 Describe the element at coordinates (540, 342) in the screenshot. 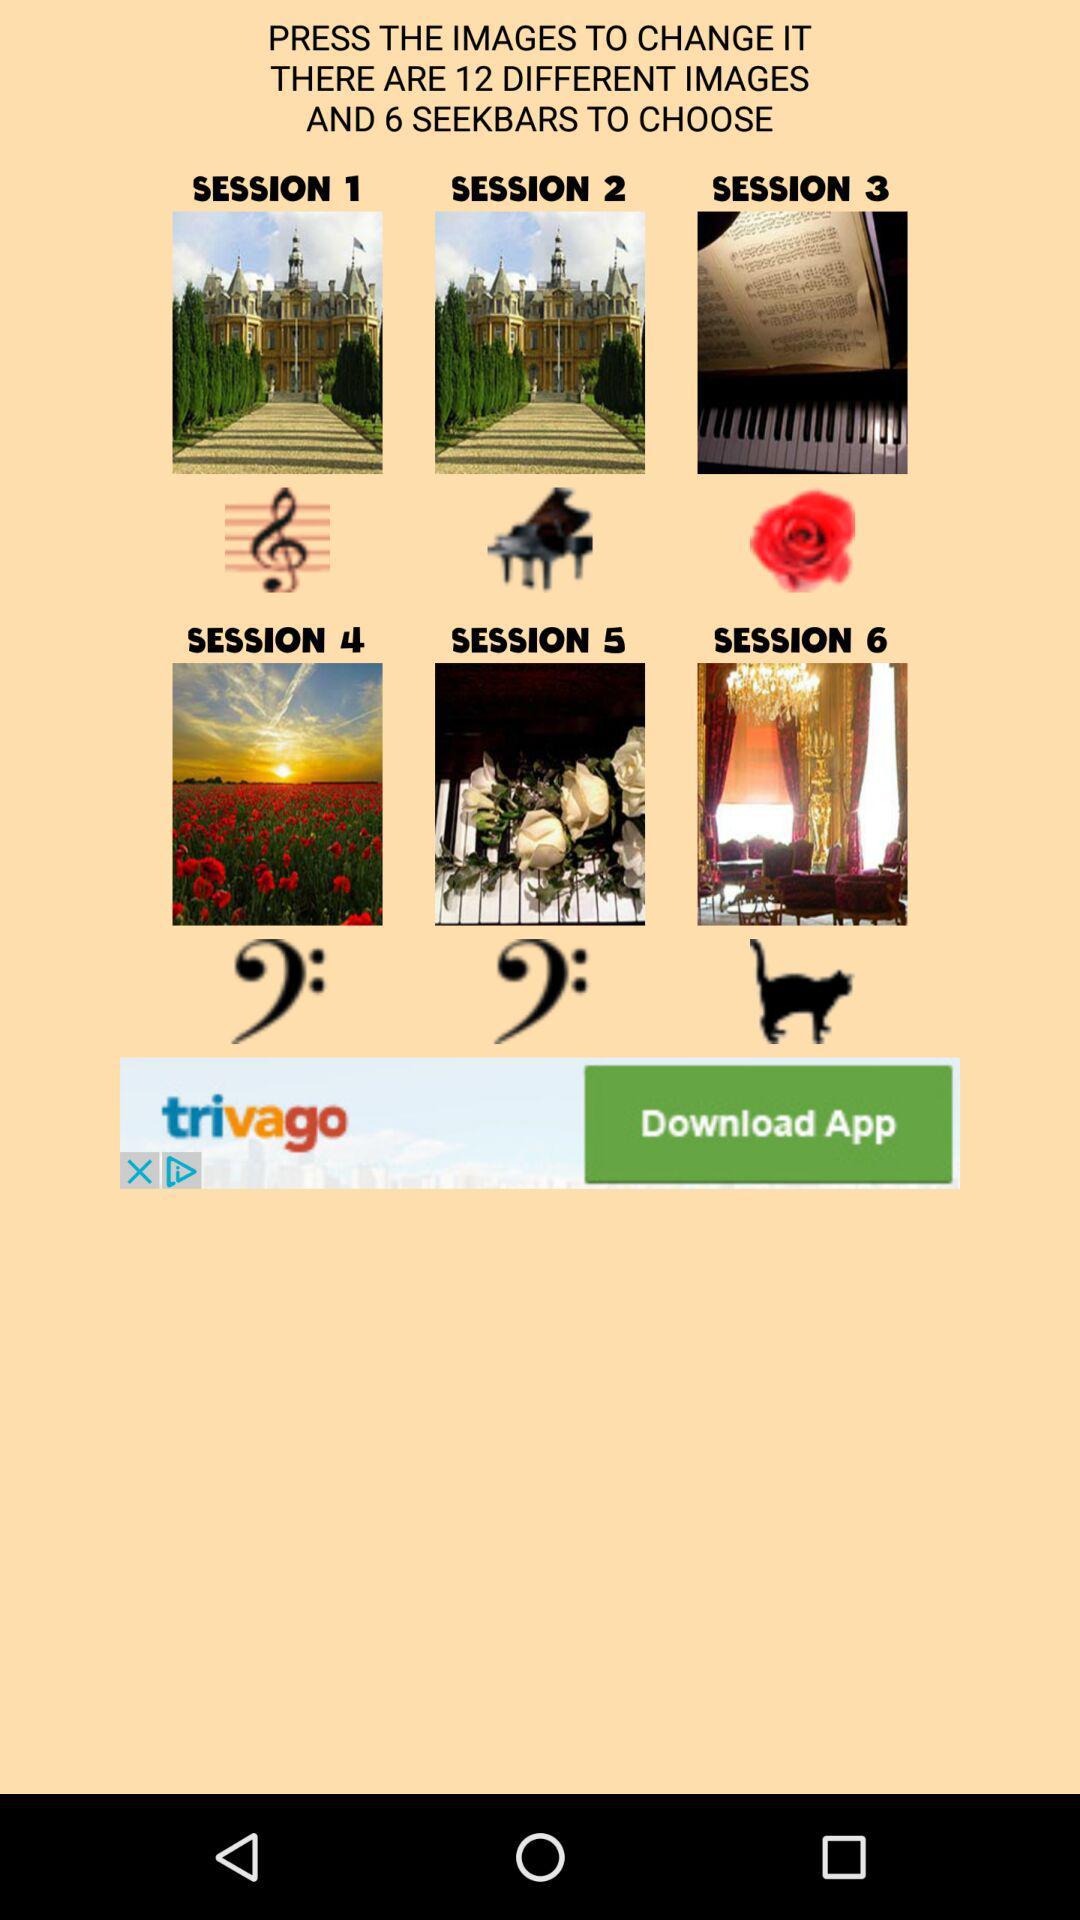

I see `open` at that location.